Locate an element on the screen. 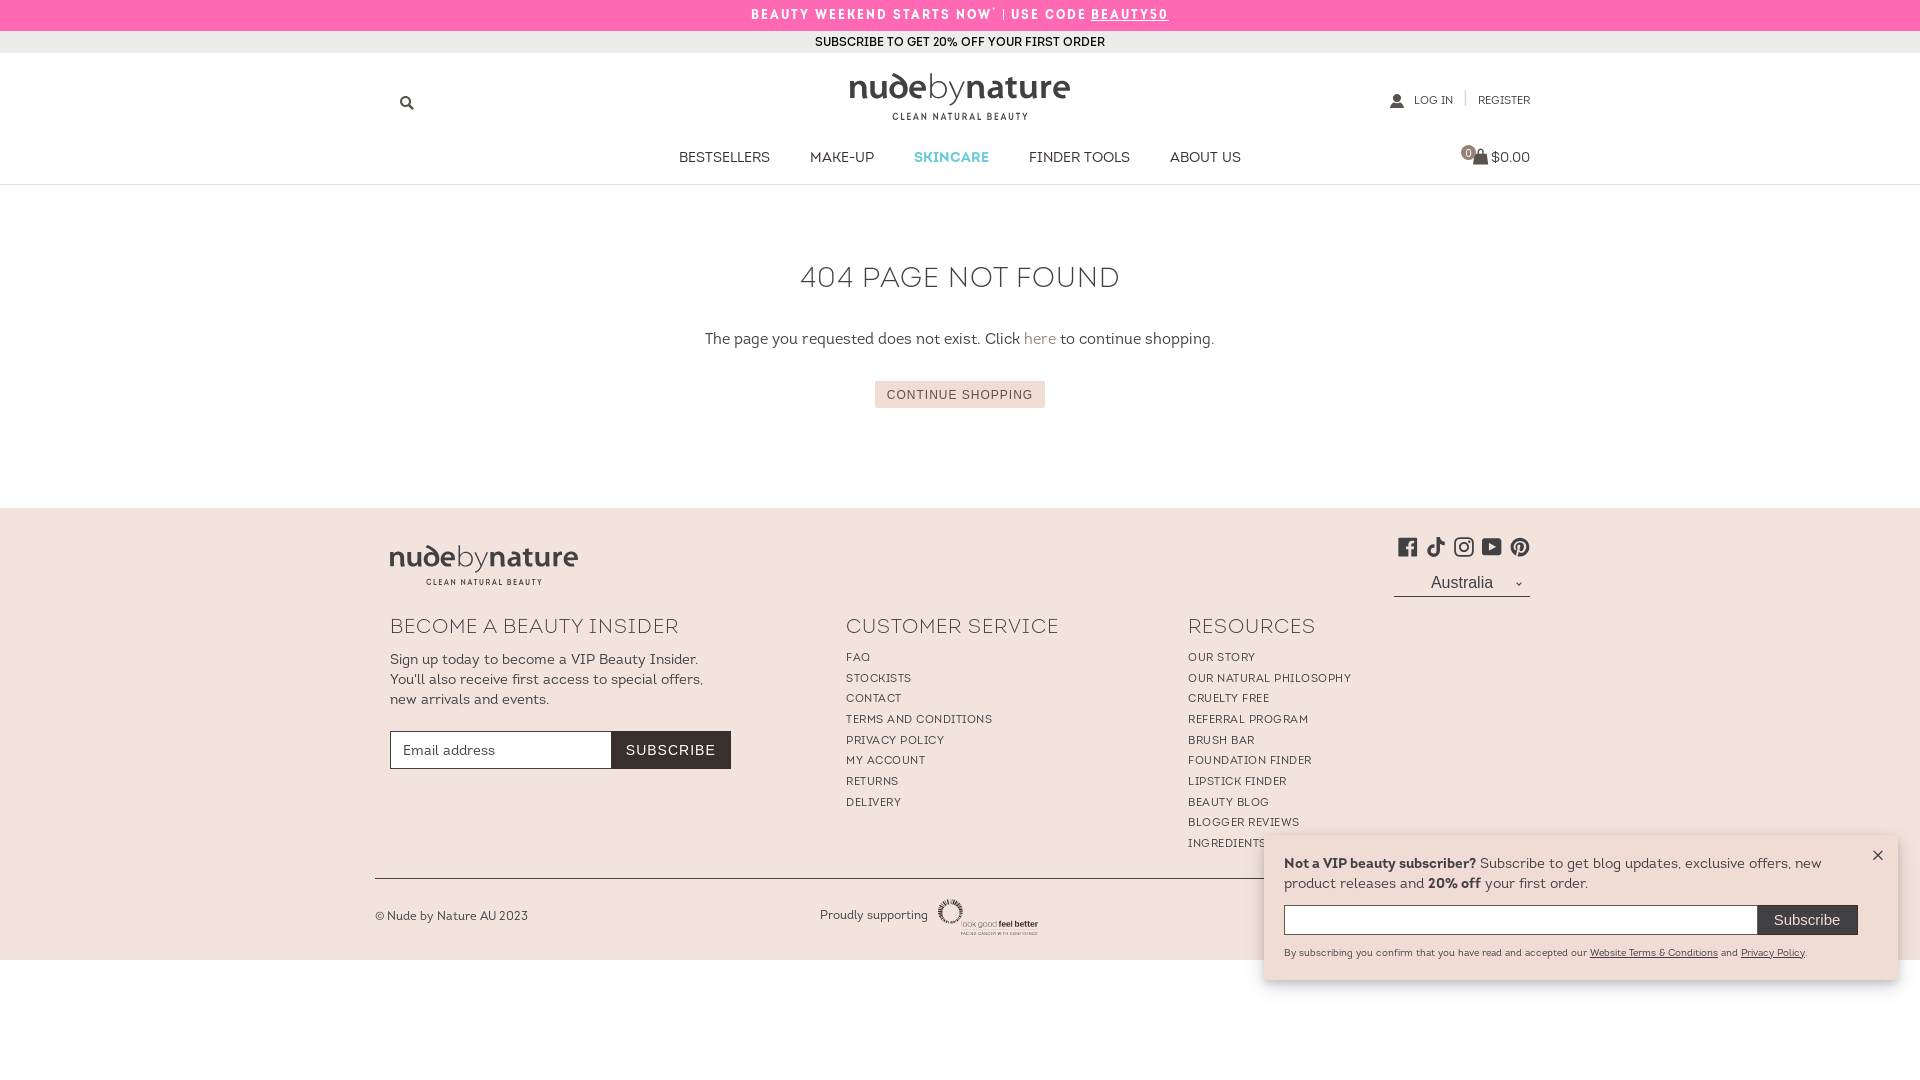 The height and width of the screenshot is (1080, 1920). 'LOG IN' is located at coordinates (1432, 101).